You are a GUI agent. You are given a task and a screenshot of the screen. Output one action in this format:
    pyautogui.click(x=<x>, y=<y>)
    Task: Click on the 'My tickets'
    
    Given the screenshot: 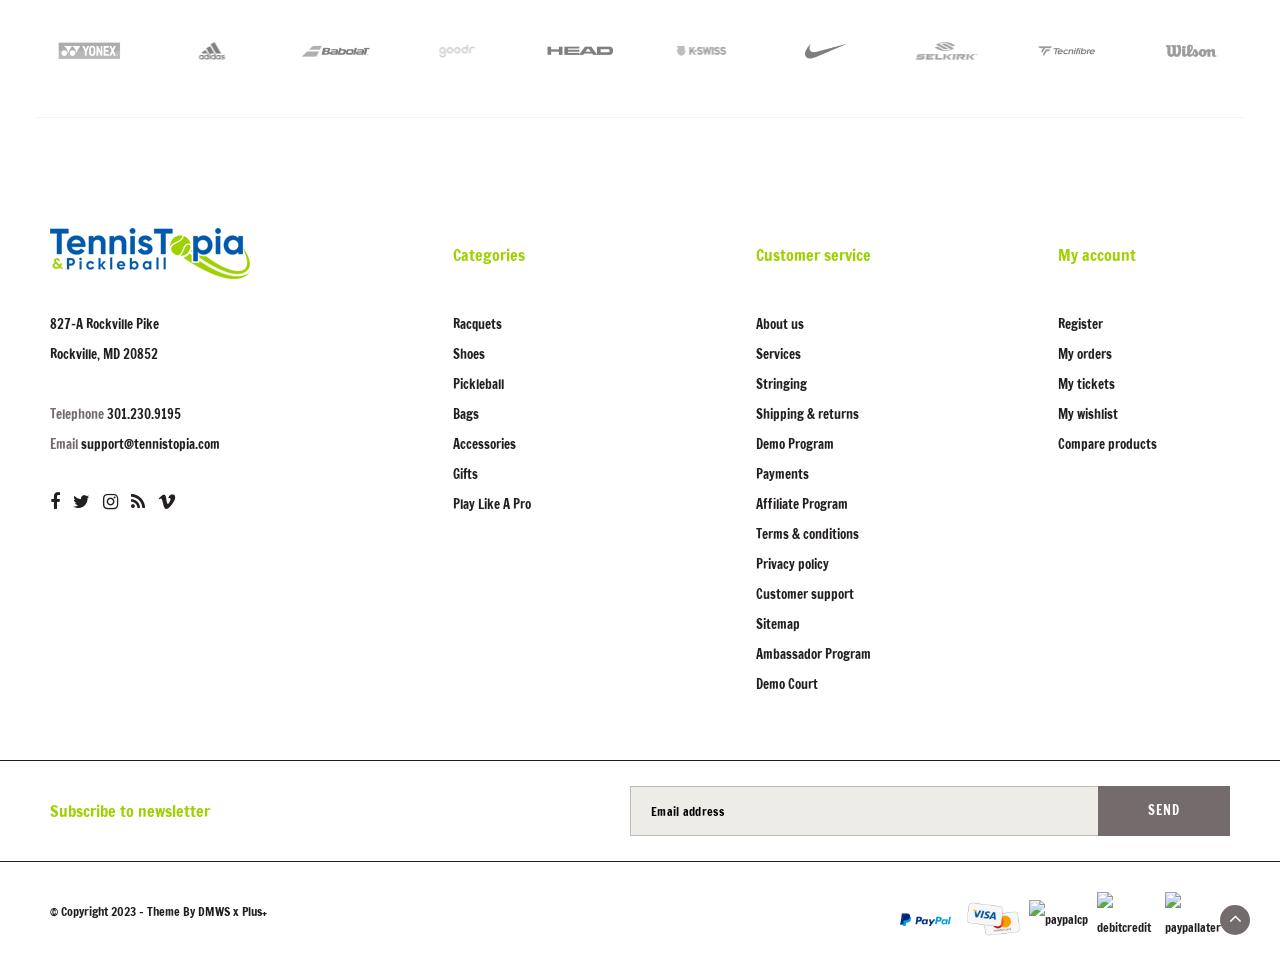 What is the action you would take?
    pyautogui.click(x=1085, y=383)
    